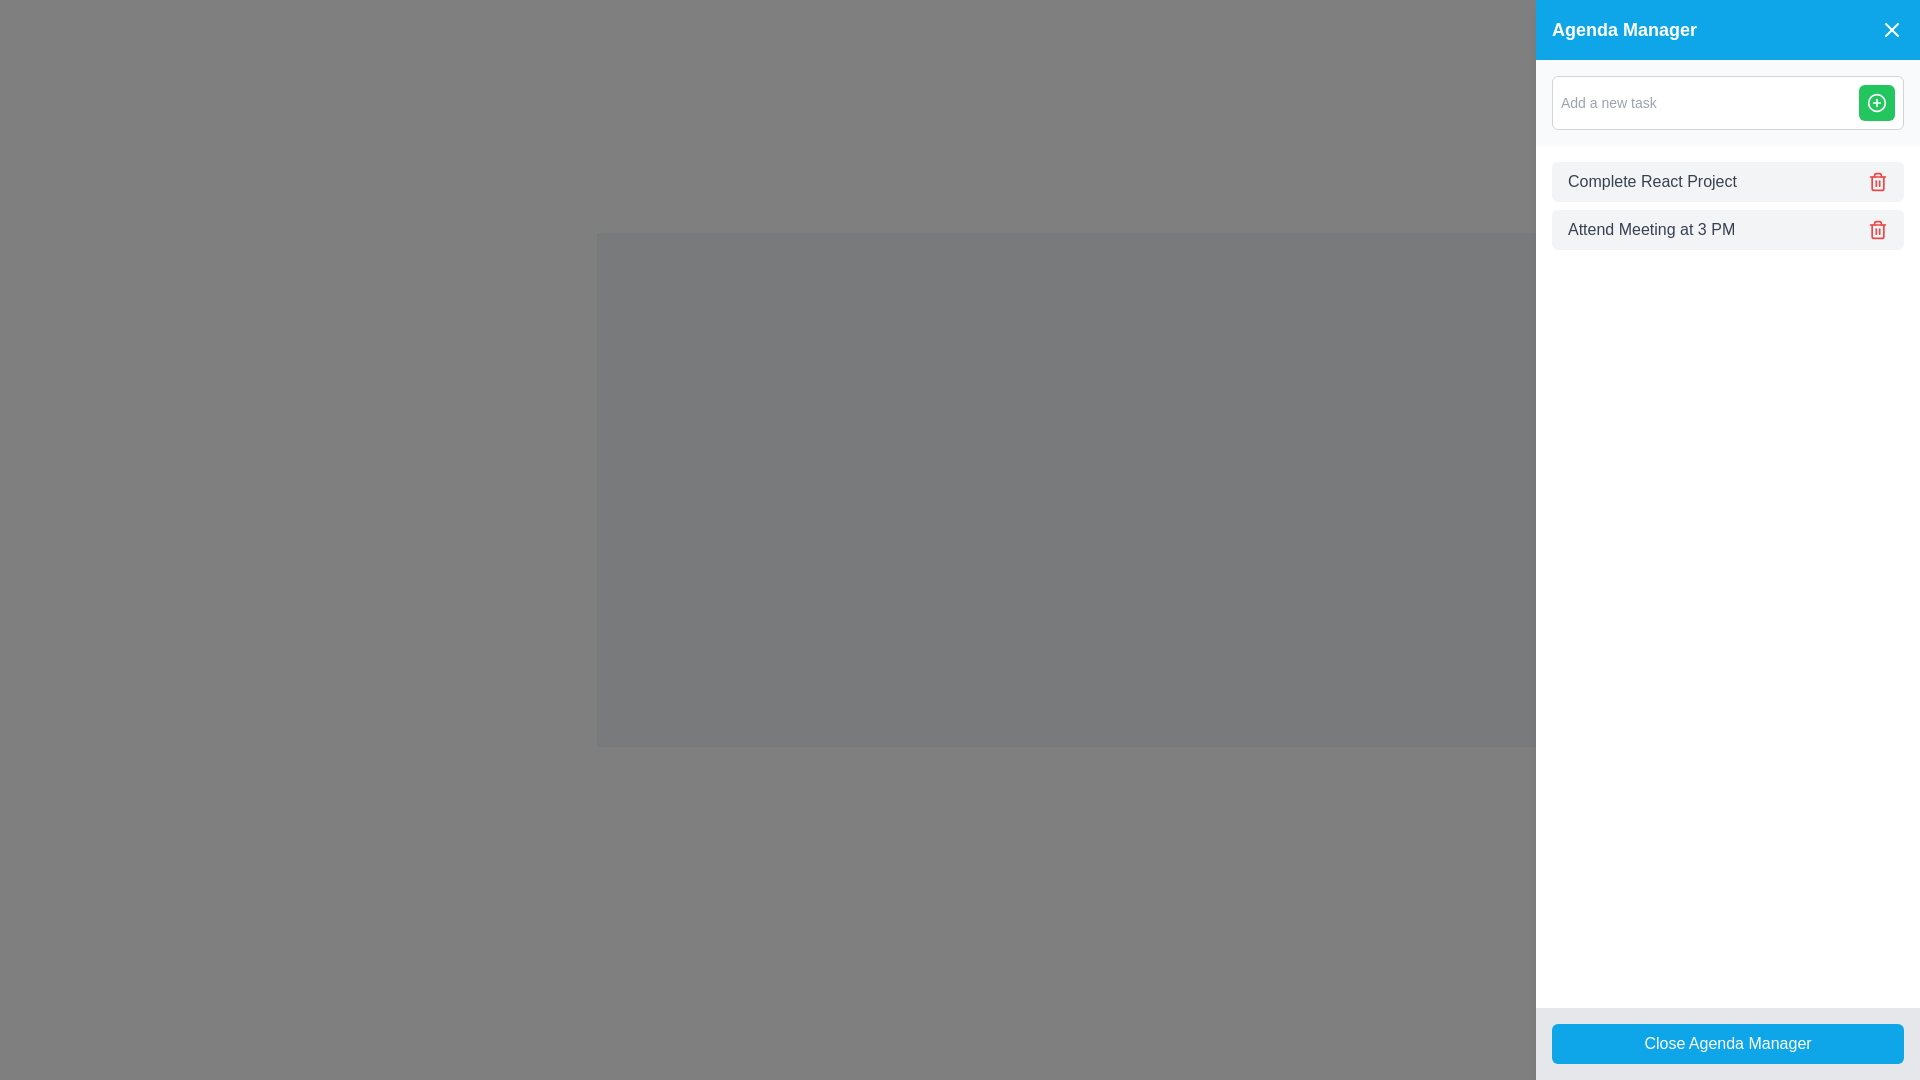 Image resolution: width=1920 pixels, height=1080 pixels. Describe the element at coordinates (1875, 103) in the screenshot. I see `the circular '+' button with a green background located to the upper-right corner of the interface, adjacent to the 'Add a new task' input field` at that location.